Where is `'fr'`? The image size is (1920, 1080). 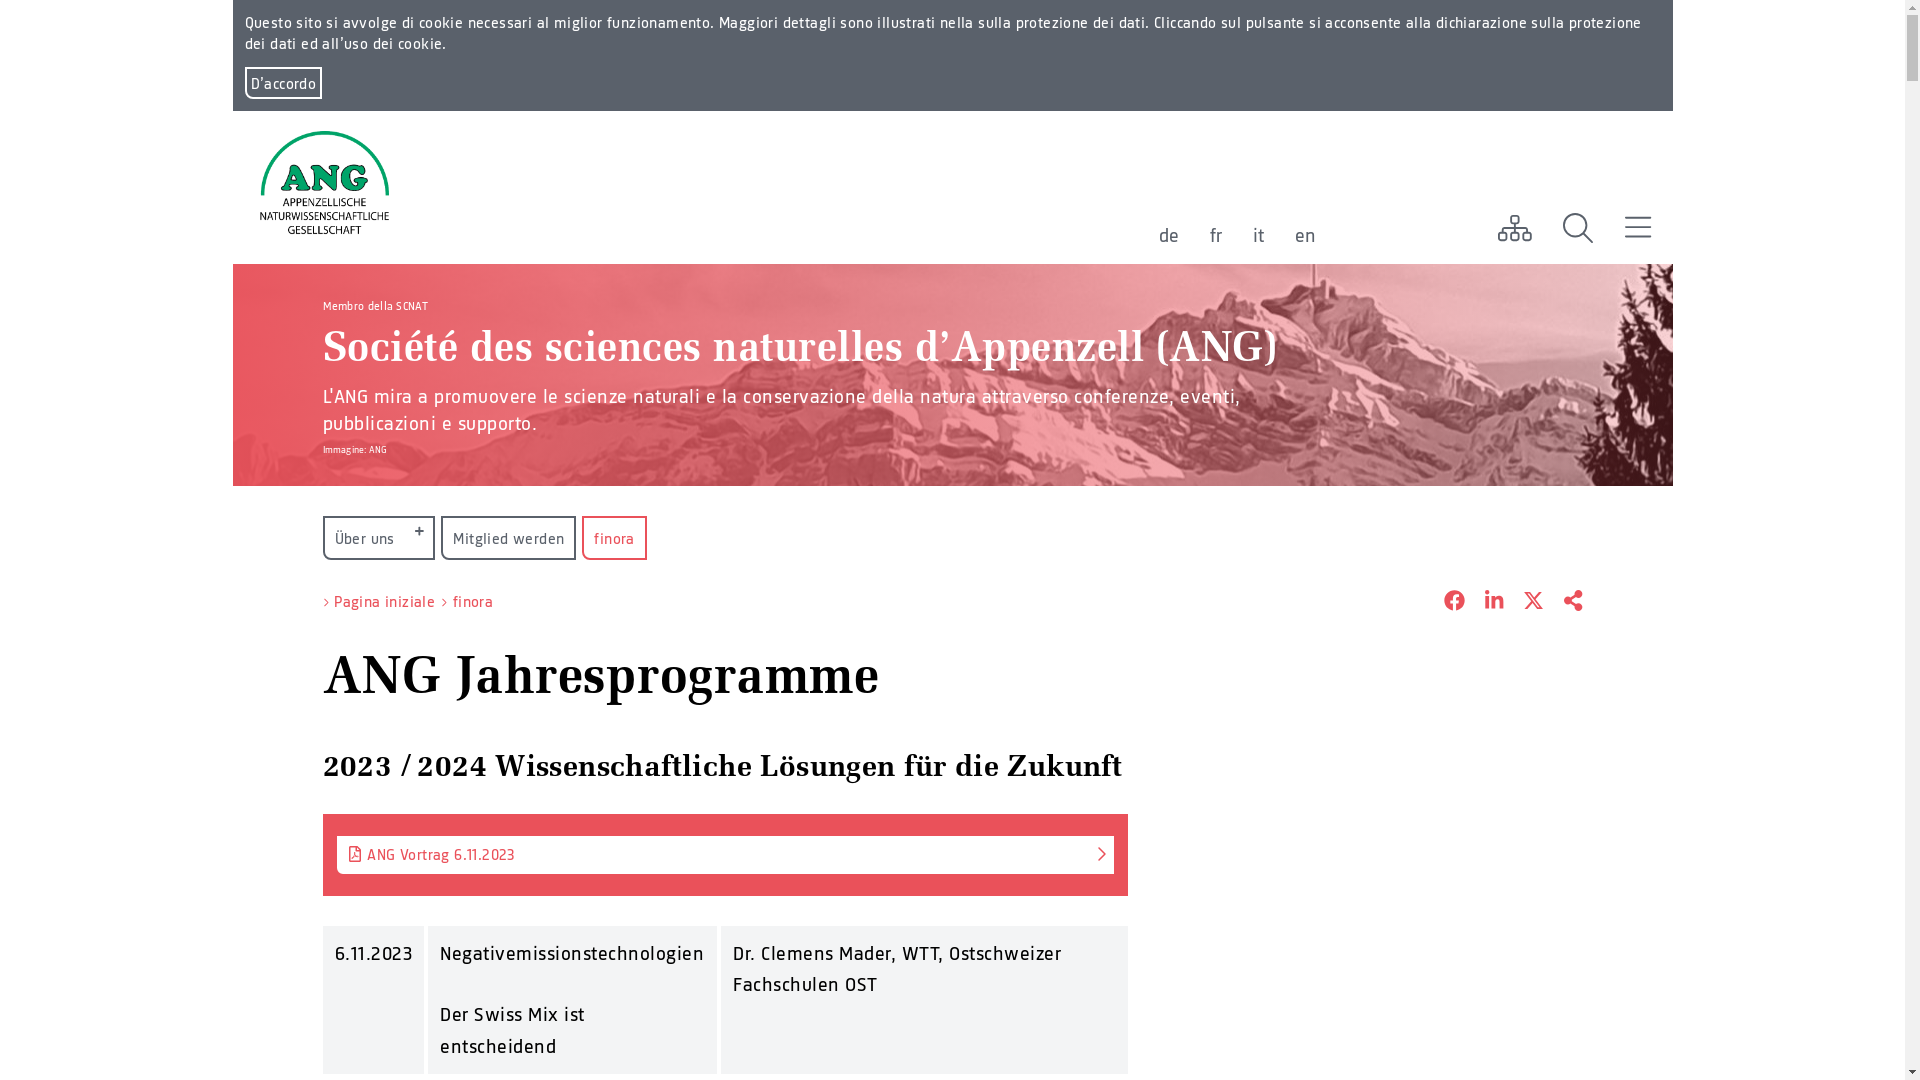 'fr' is located at coordinates (1208, 234).